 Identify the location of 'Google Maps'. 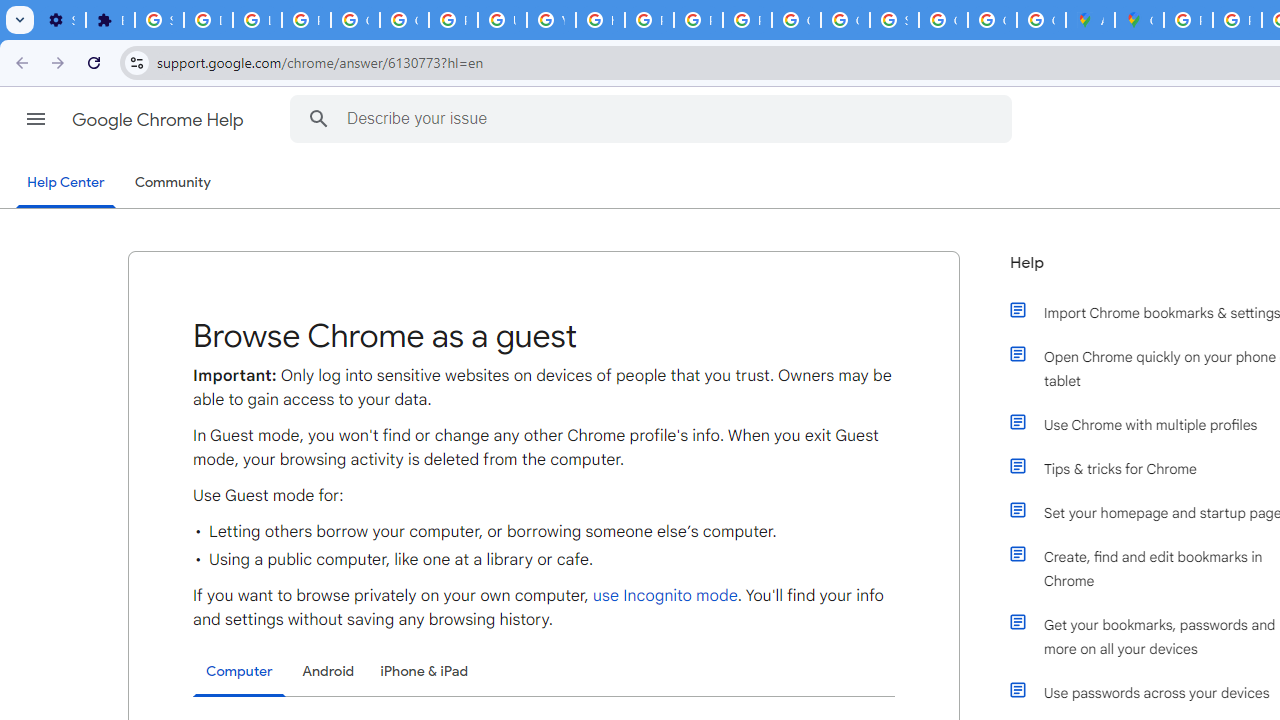
(1139, 20).